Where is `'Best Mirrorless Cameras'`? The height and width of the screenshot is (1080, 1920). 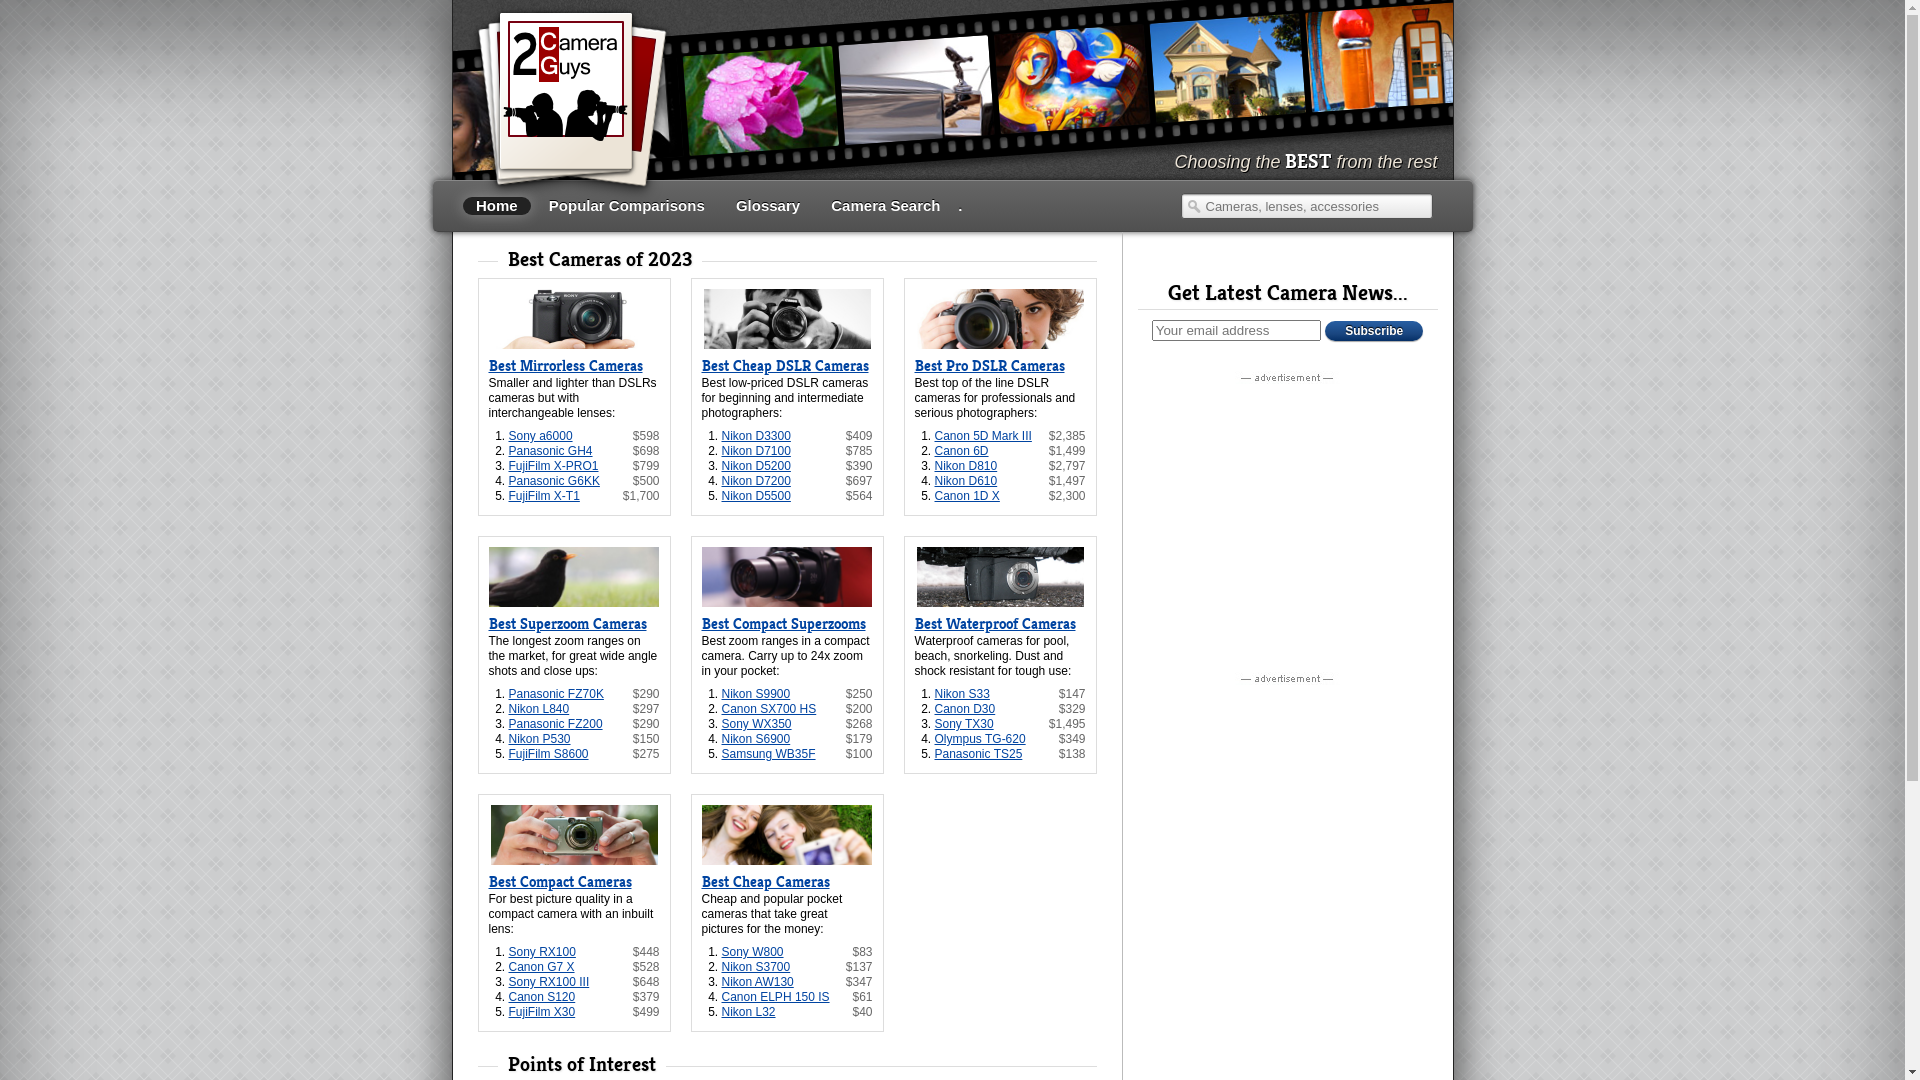 'Best Mirrorless Cameras' is located at coordinates (564, 366).